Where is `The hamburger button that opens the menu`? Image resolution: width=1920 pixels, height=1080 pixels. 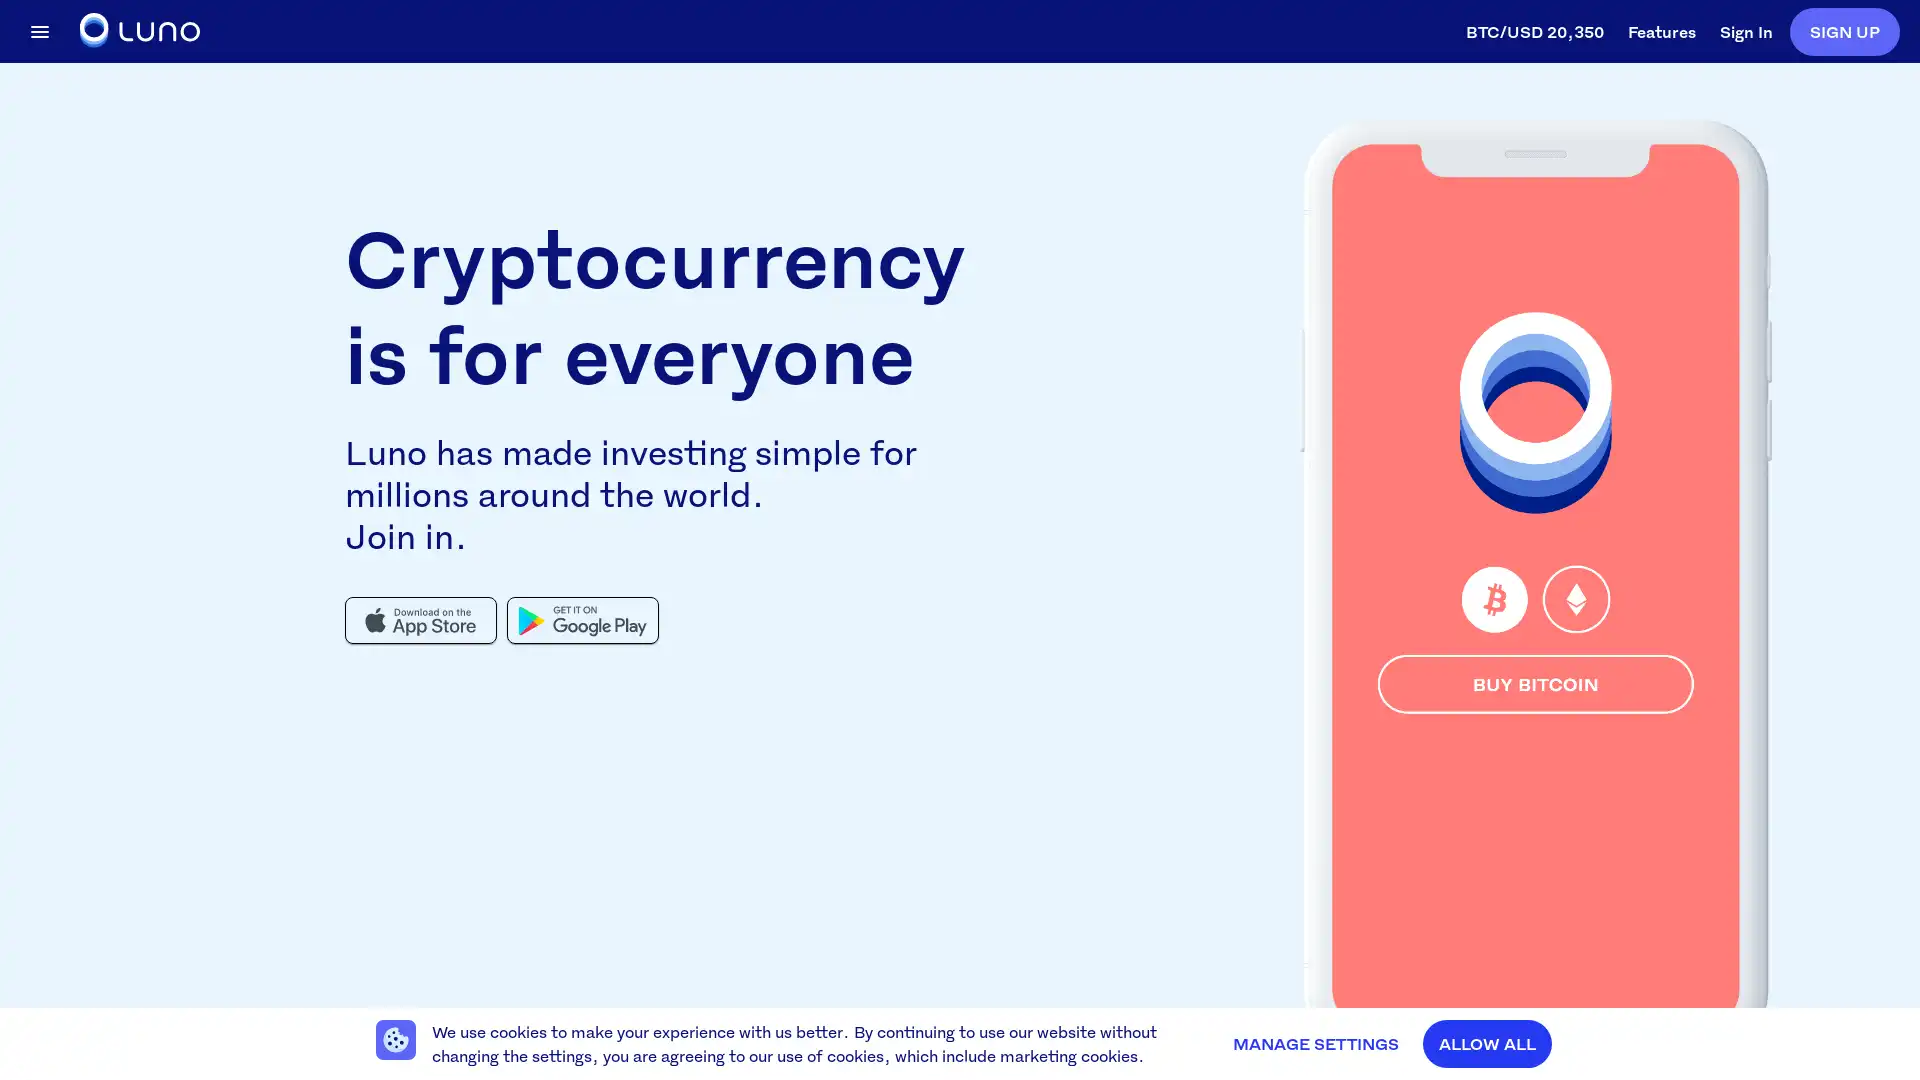
The hamburger button that opens the menu is located at coordinates (39, 30).